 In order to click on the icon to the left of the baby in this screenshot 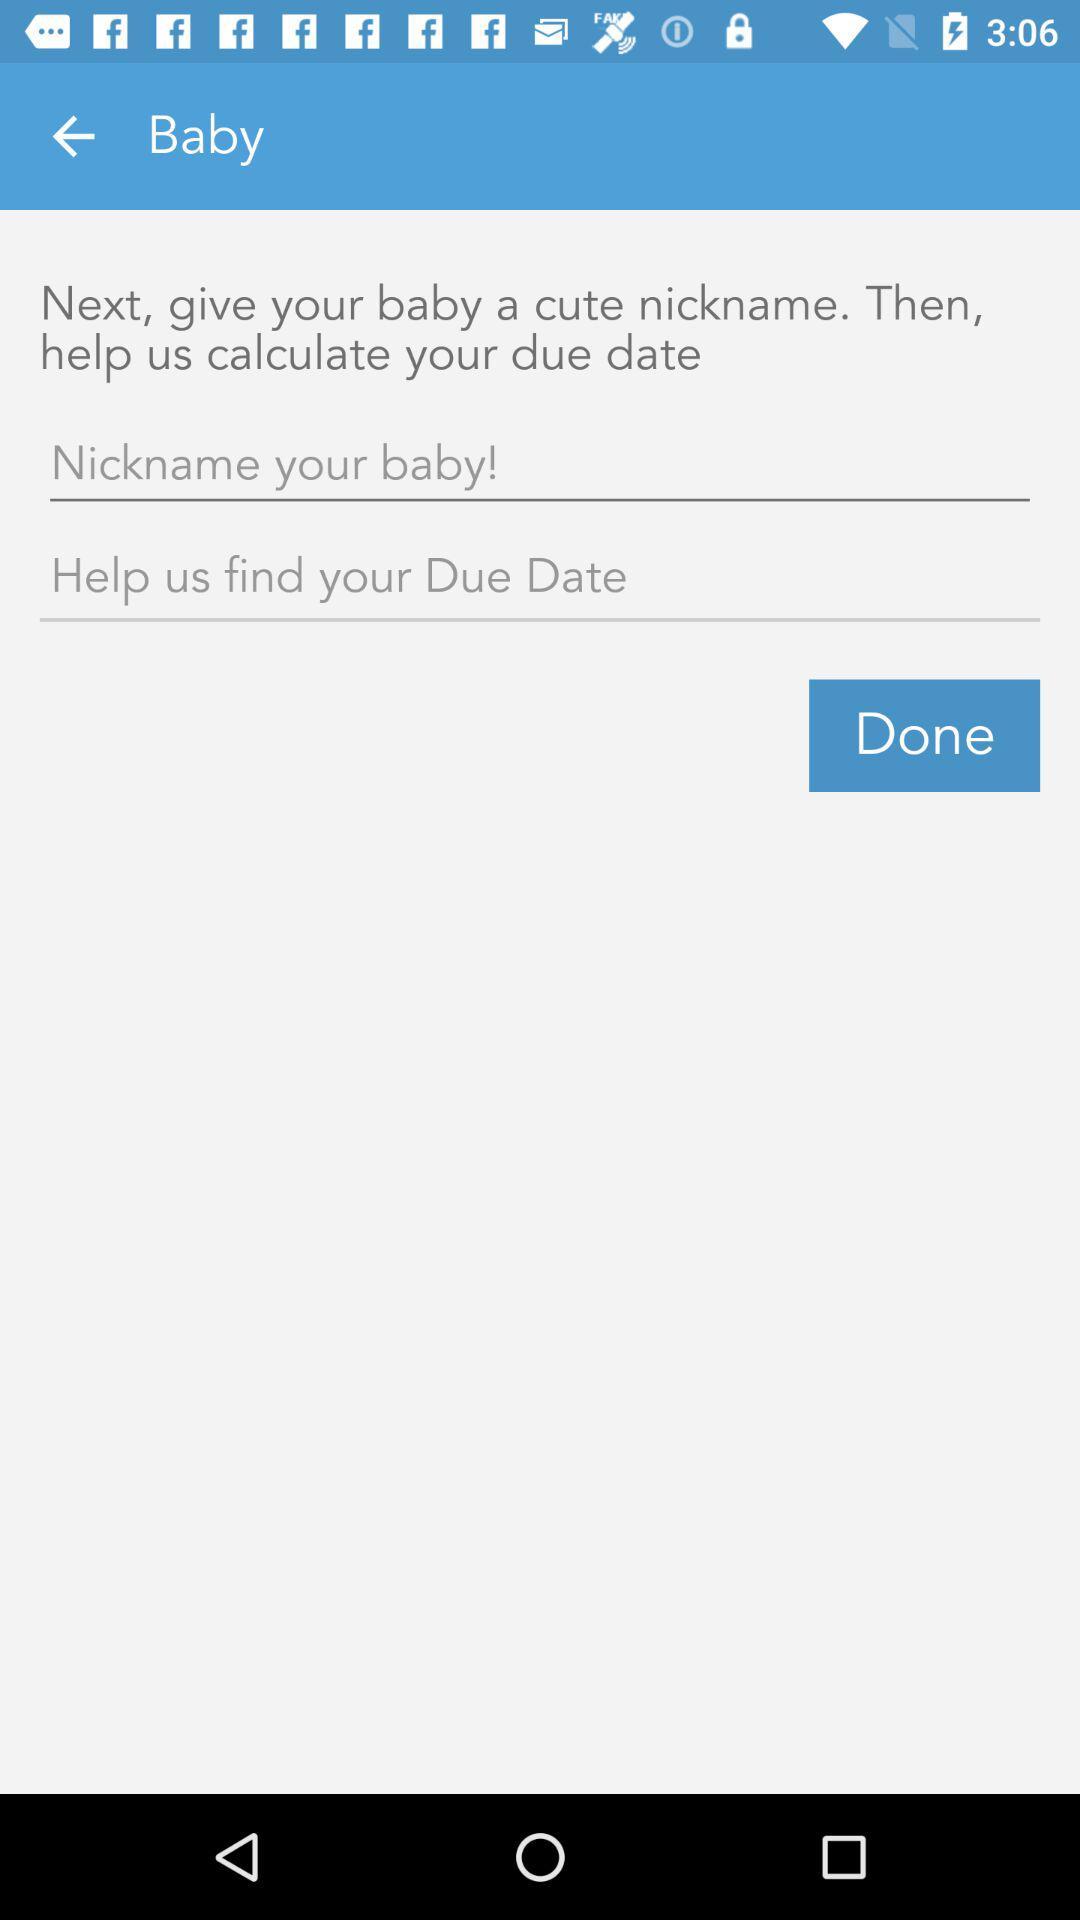, I will do `click(72, 135)`.